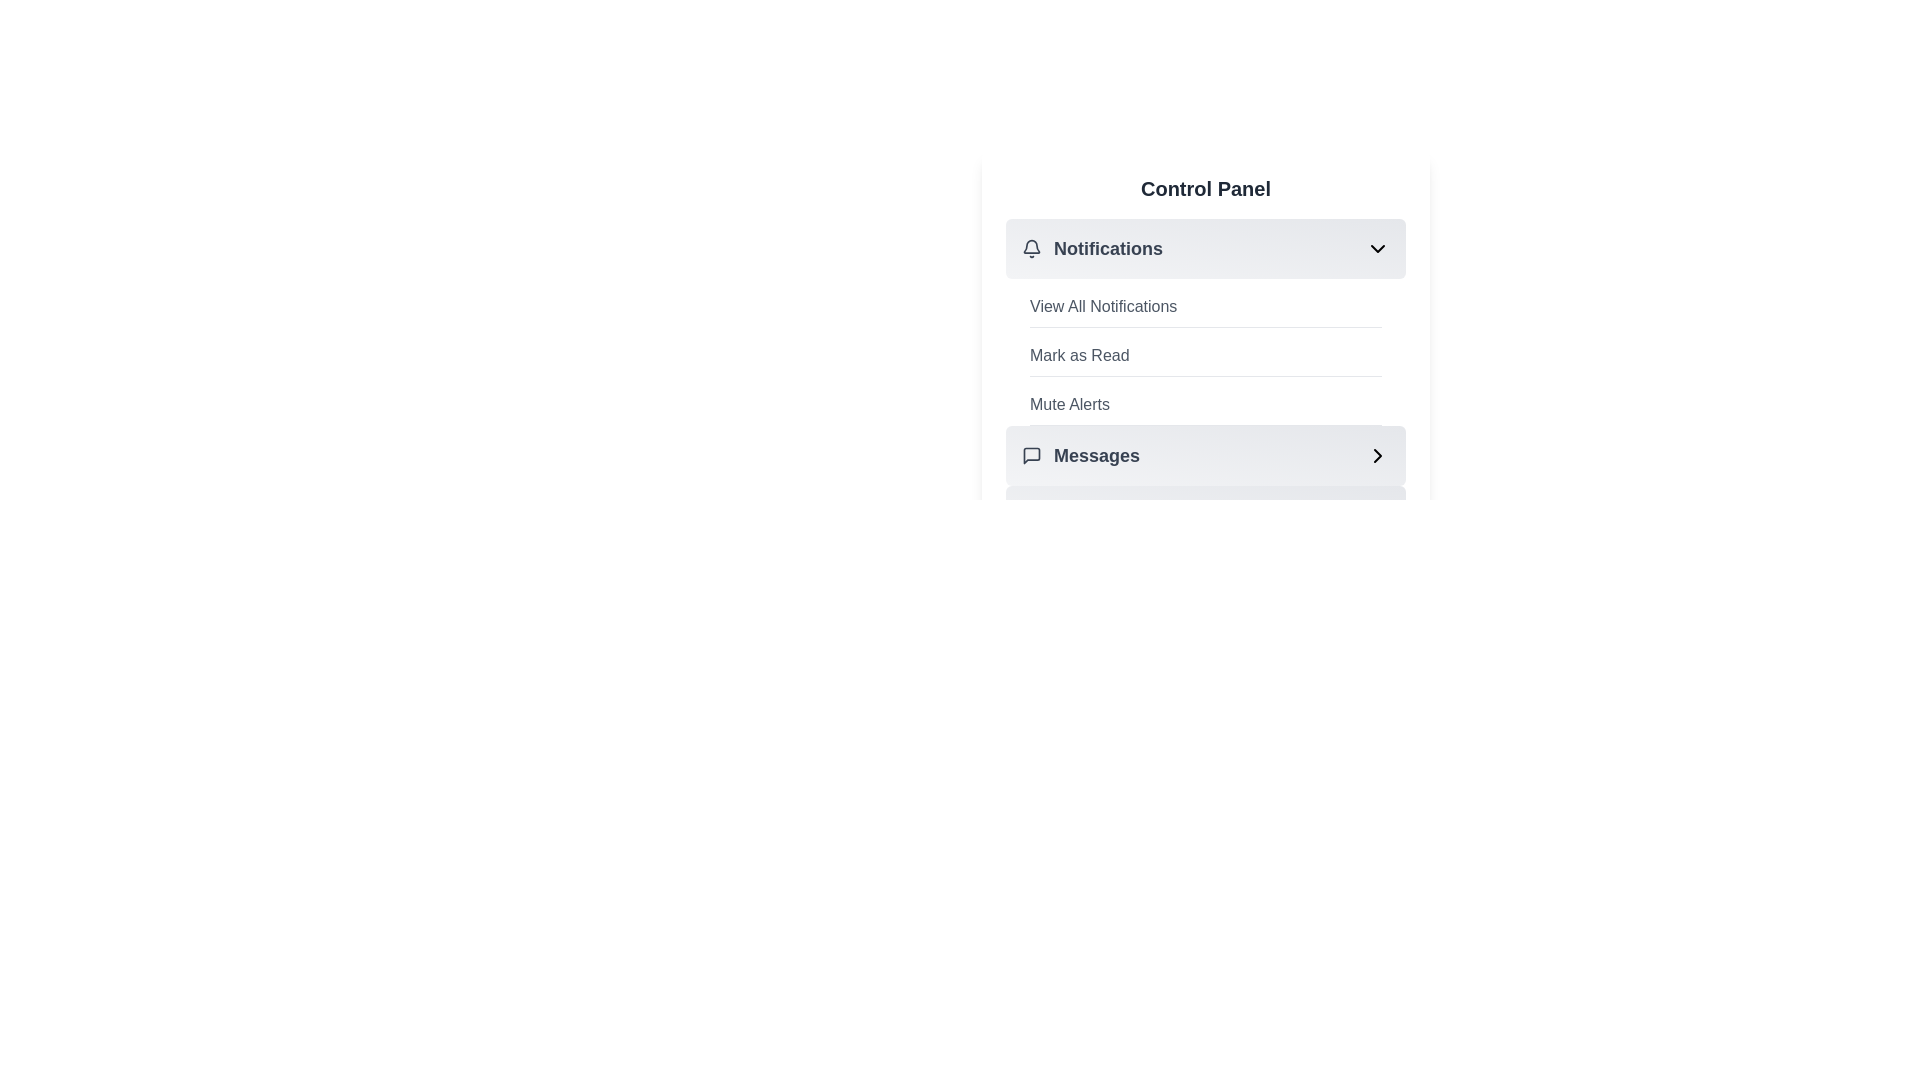  I want to click on the second menu item in the 'Notifications' section to mark notifications as read, so click(1204, 382).